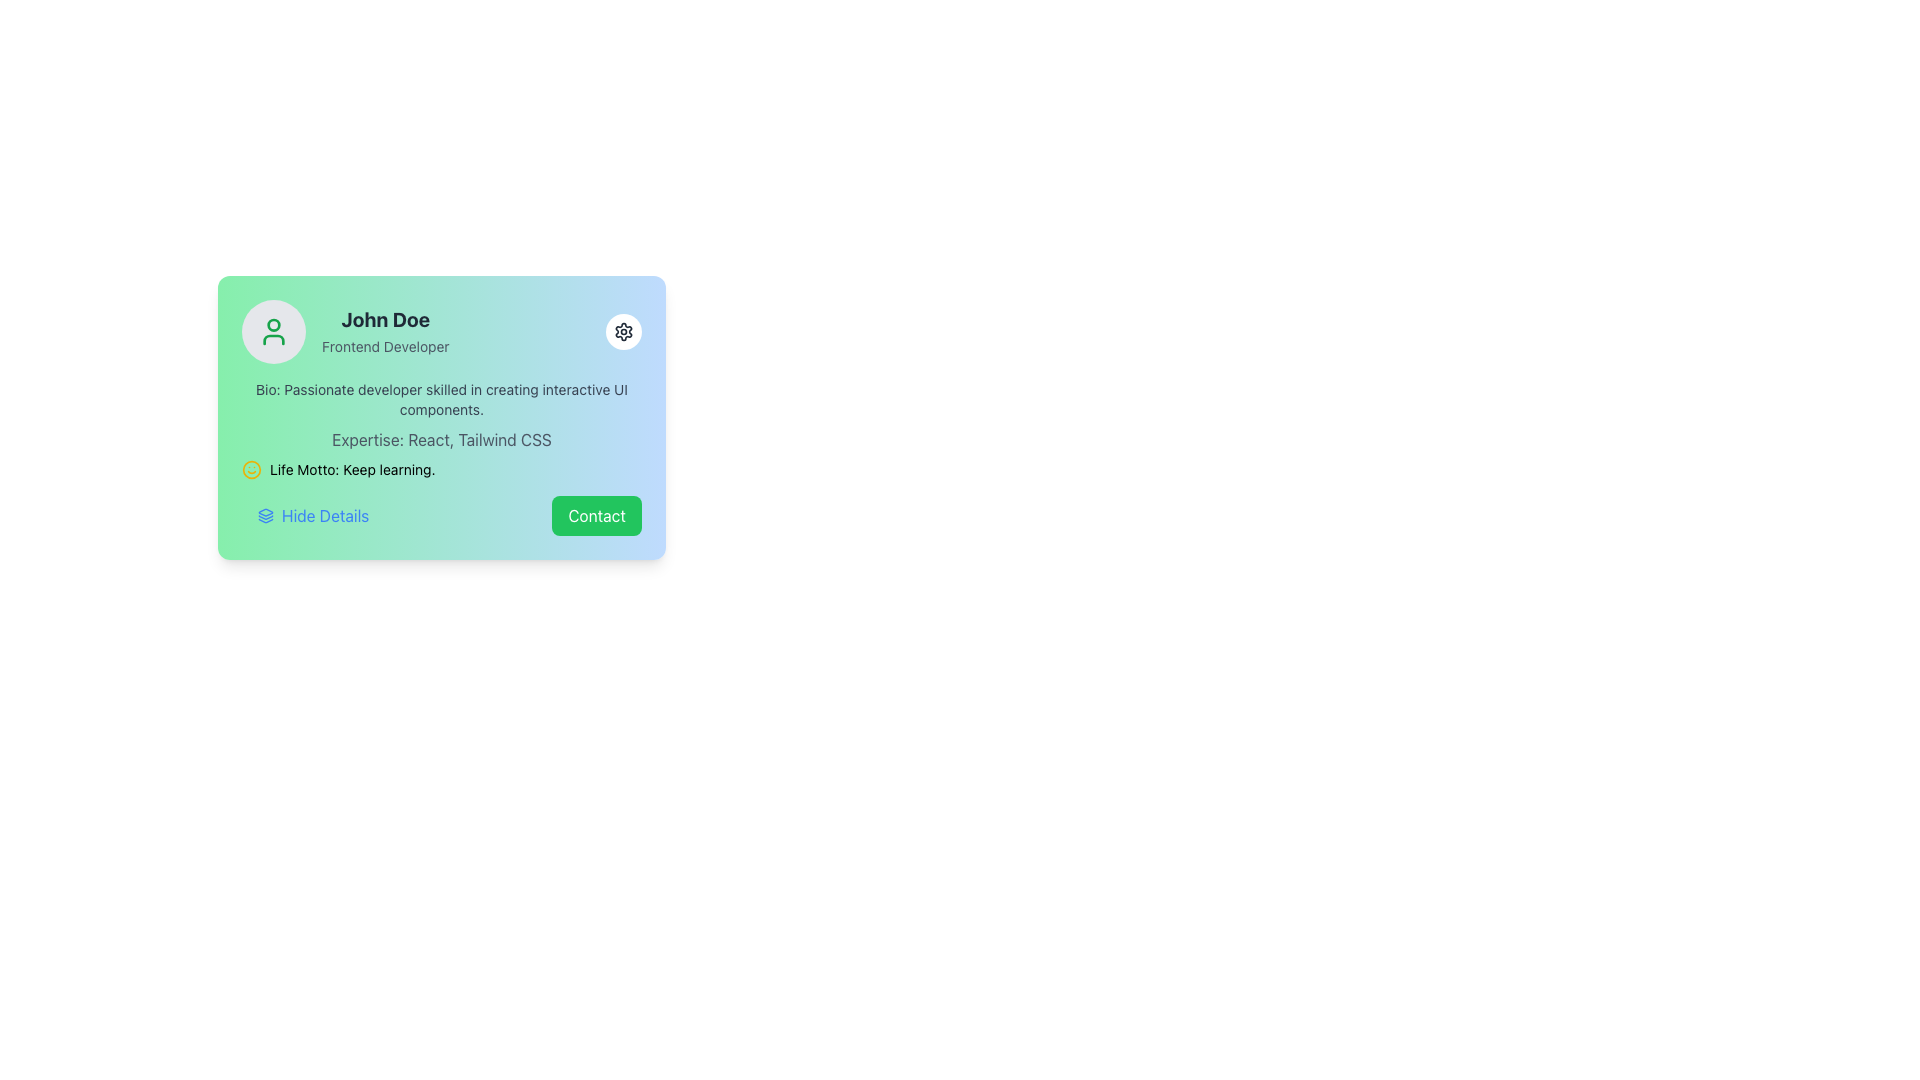  I want to click on the interactive button located in the lower-left portion of the card component, so click(312, 515).